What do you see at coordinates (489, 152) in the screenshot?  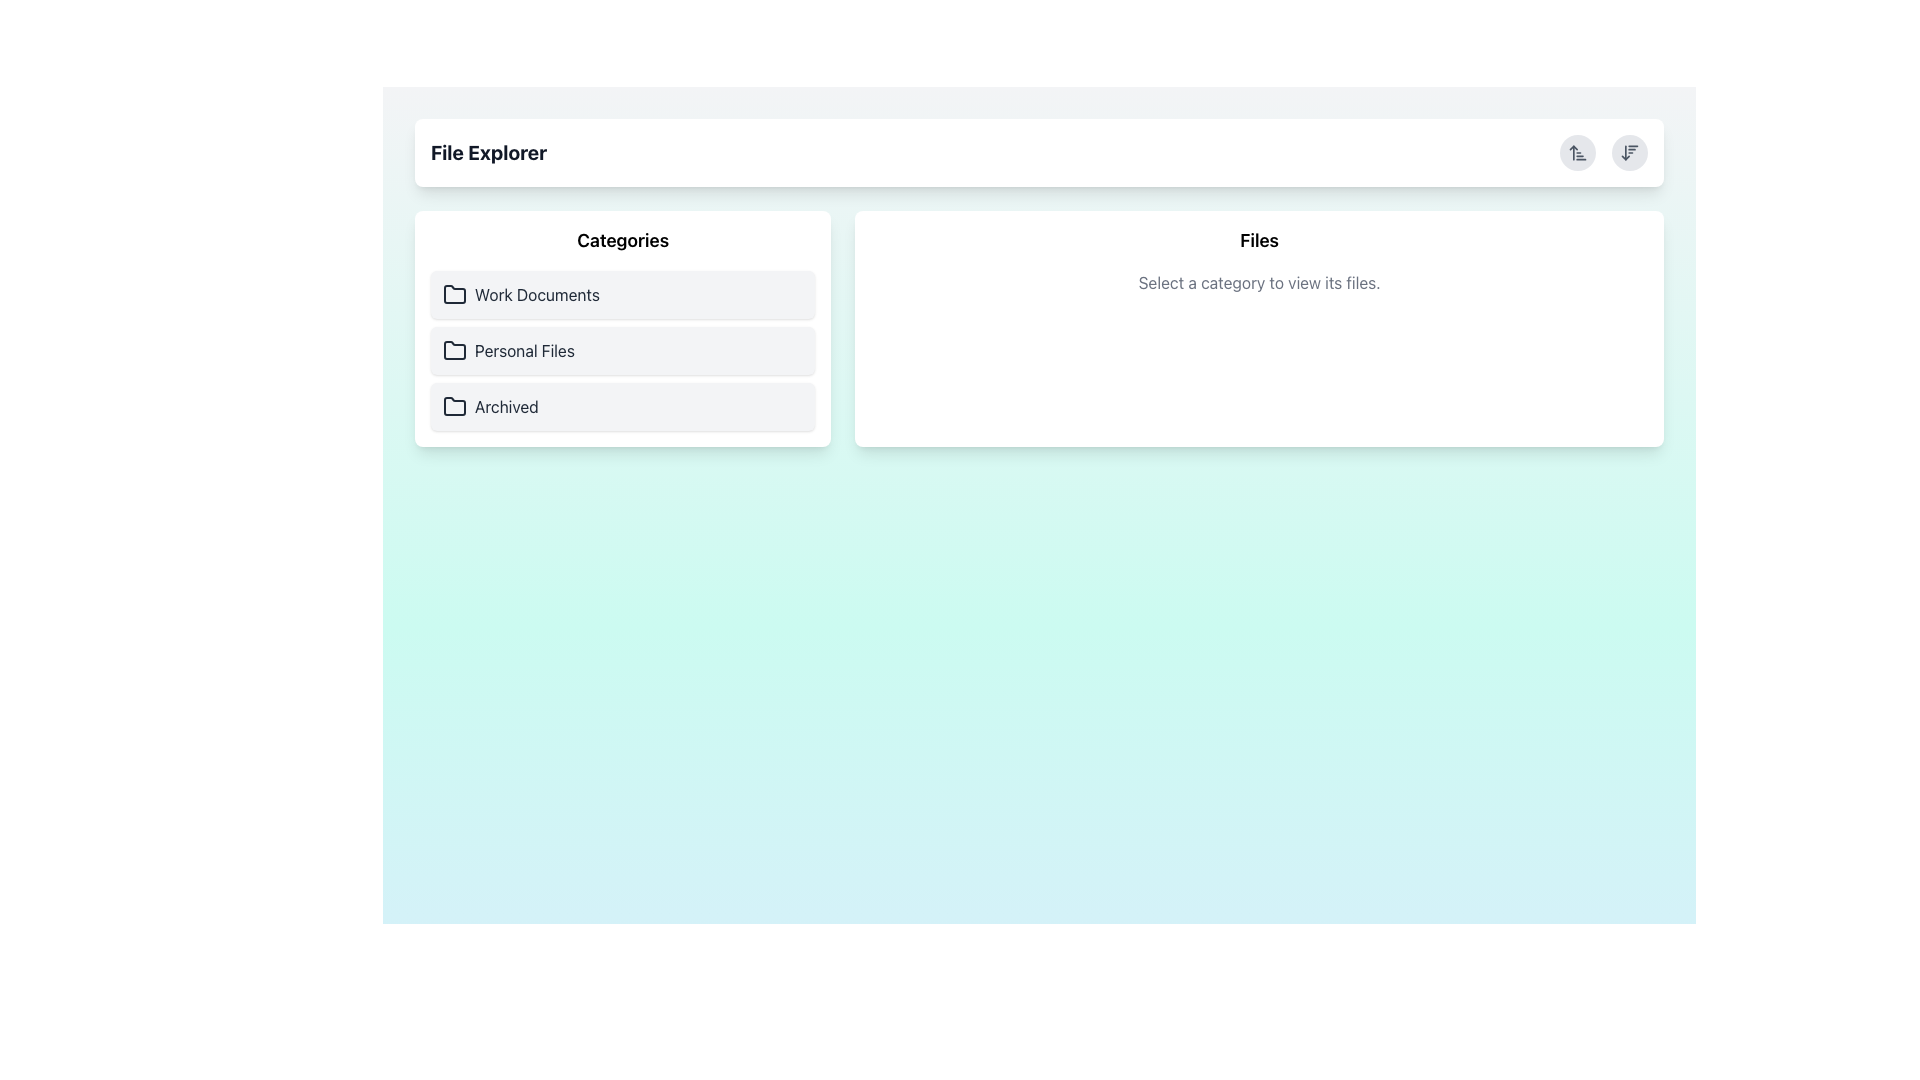 I see `the 'File Explorer' text label, which is a bold and large dark gray text on a white background located at the top-left area of the interface` at bounding box center [489, 152].